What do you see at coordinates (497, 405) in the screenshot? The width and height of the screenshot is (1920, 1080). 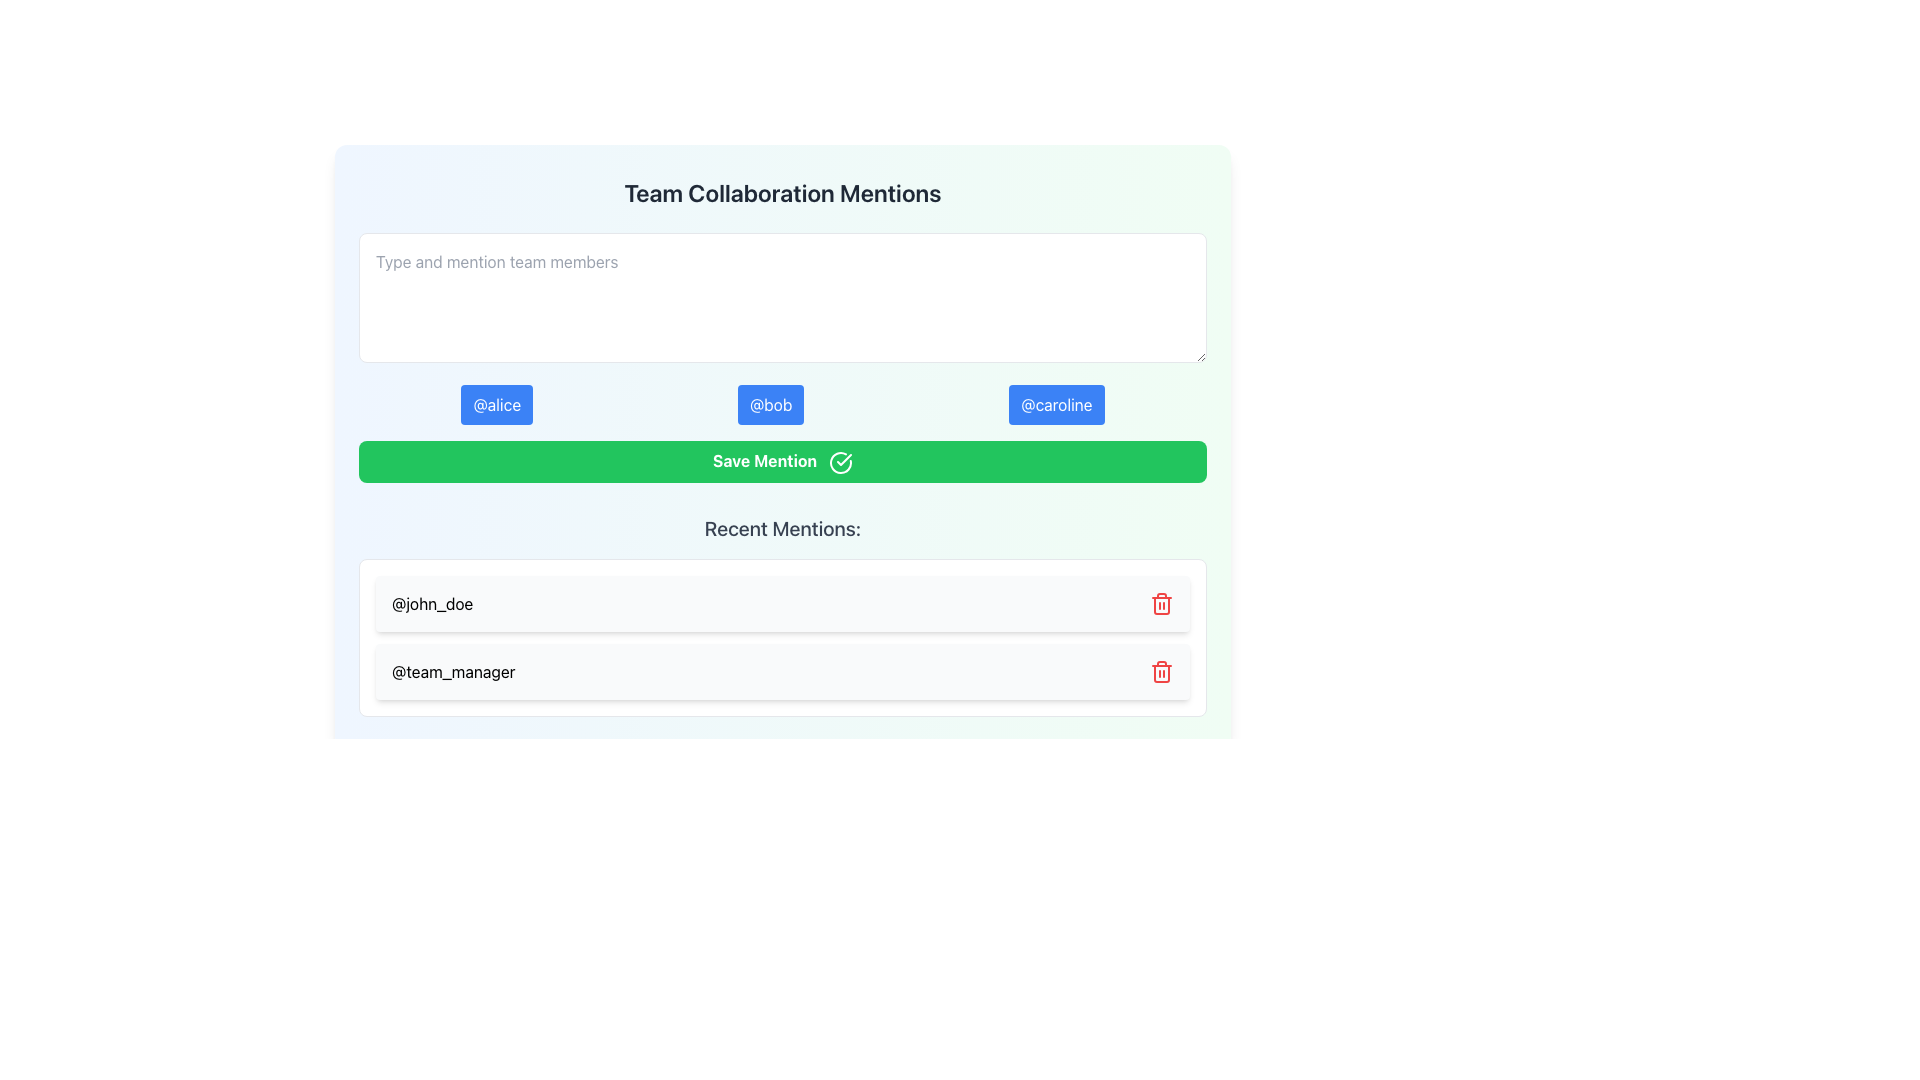 I see `the blue button labeled '@alice', which is the first button in a horizontal group of three buttons` at bounding box center [497, 405].